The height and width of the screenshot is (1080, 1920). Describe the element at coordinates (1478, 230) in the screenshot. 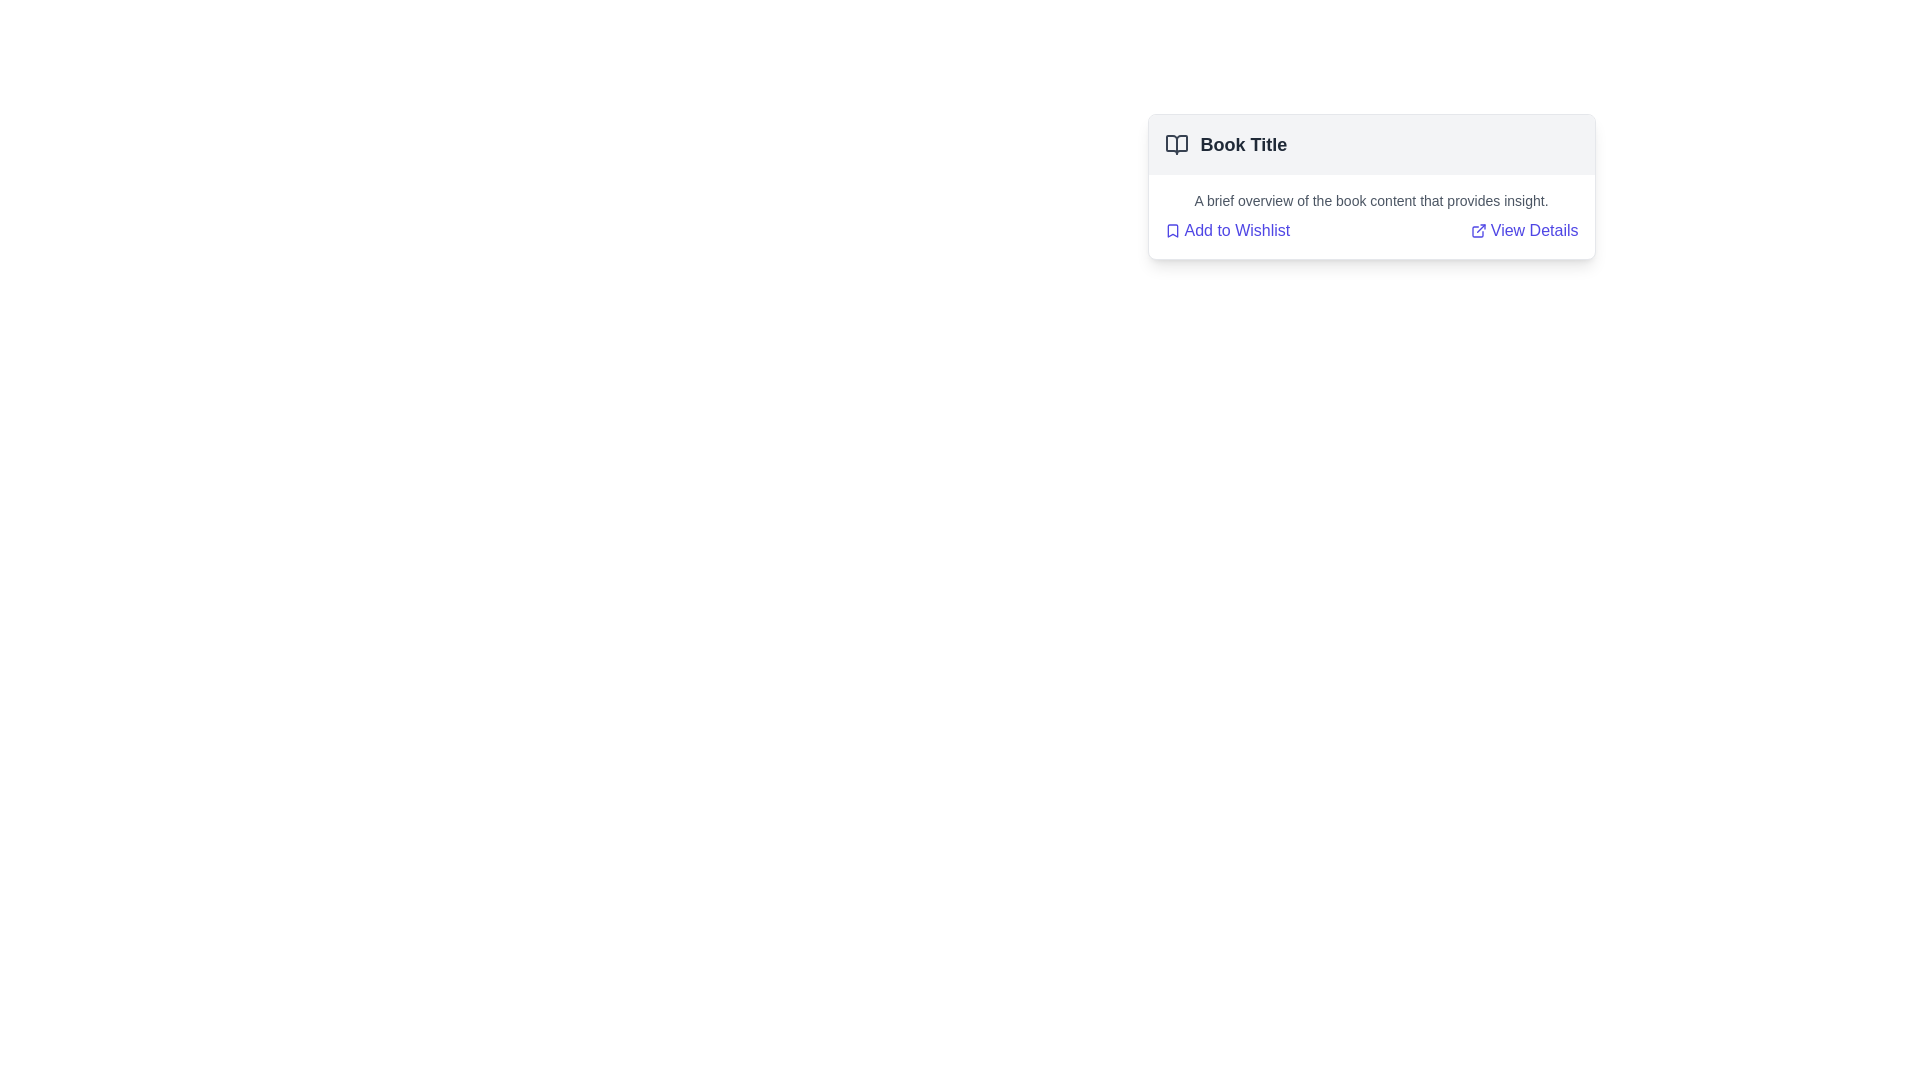

I see `the graphic icon resembling an arrow leaving a square, which is located near the left side of the 'View Details' hyperlink at the bottom-right corner of the card component containing book details` at that location.